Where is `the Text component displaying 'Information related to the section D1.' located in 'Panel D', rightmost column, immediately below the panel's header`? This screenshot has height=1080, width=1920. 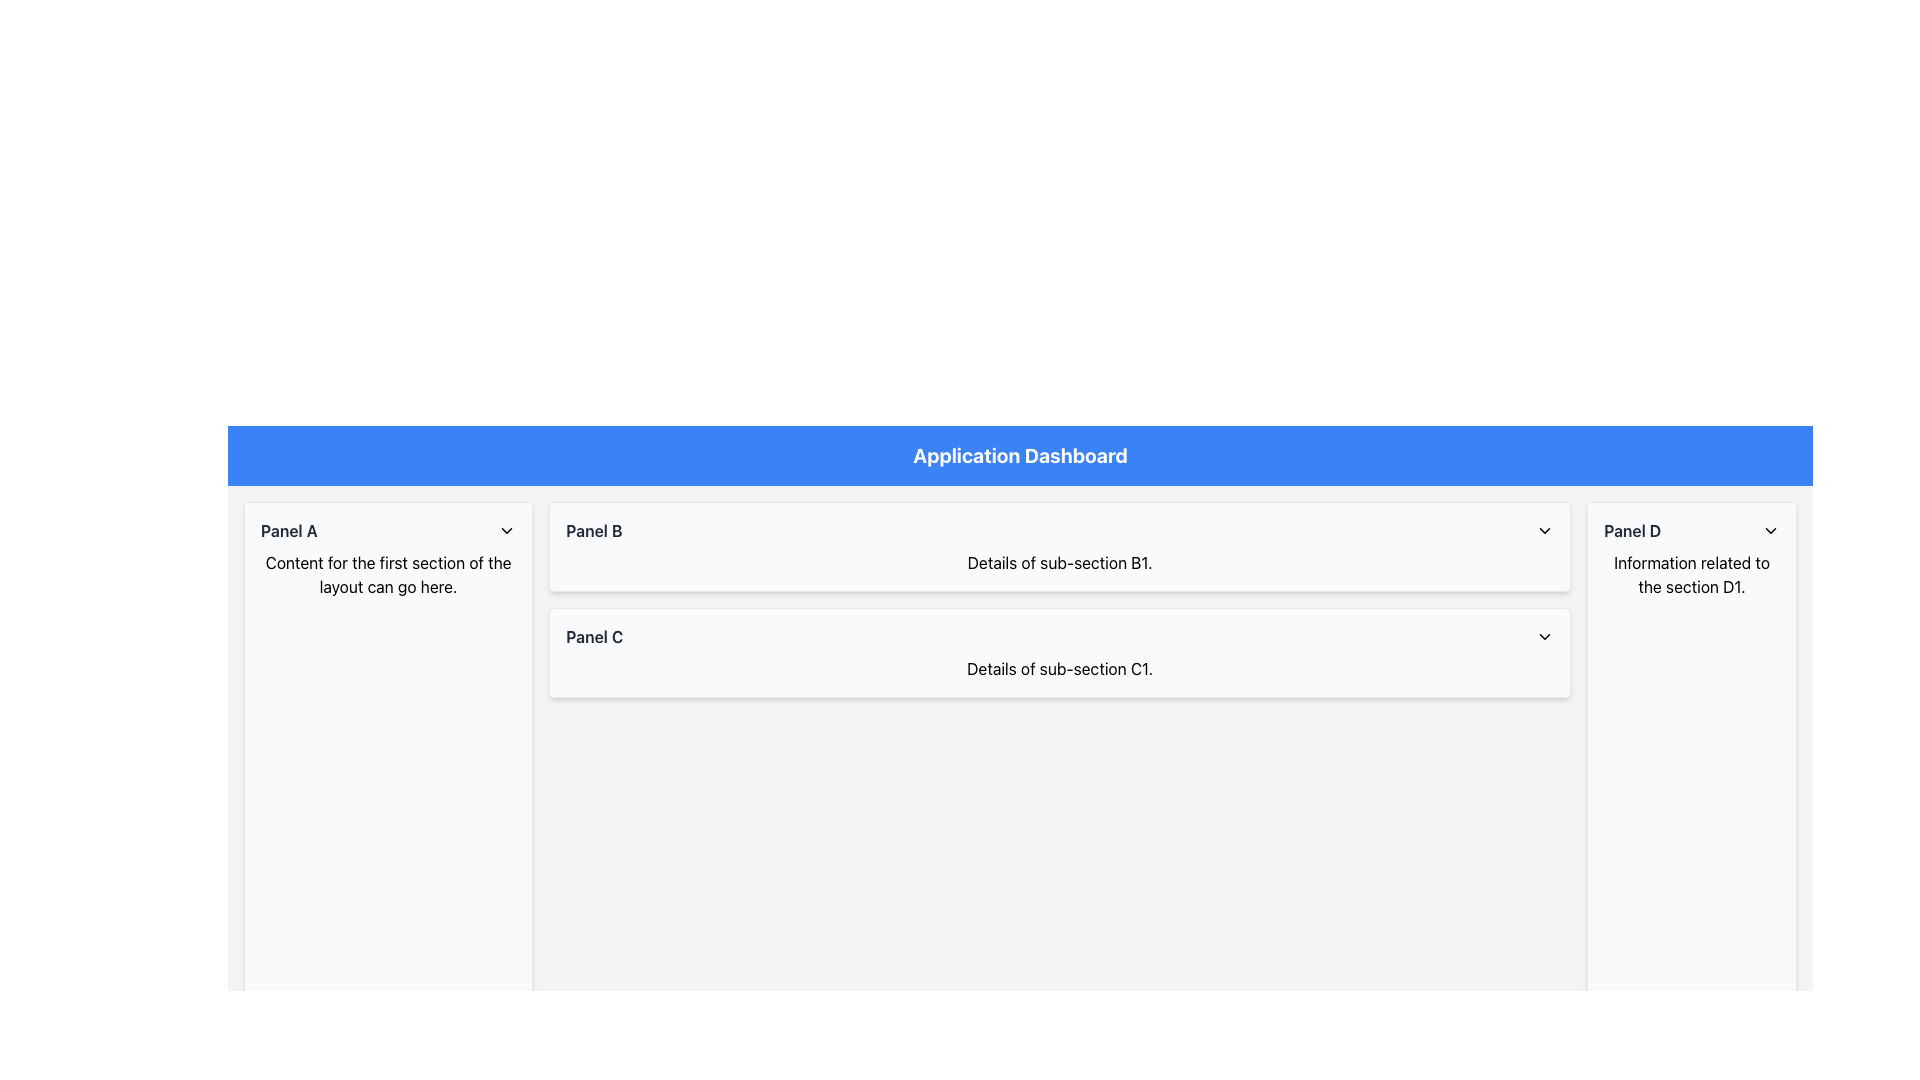 the Text component displaying 'Information related to the section D1.' located in 'Panel D', rightmost column, immediately below the panel's header is located at coordinates (1691, 574).